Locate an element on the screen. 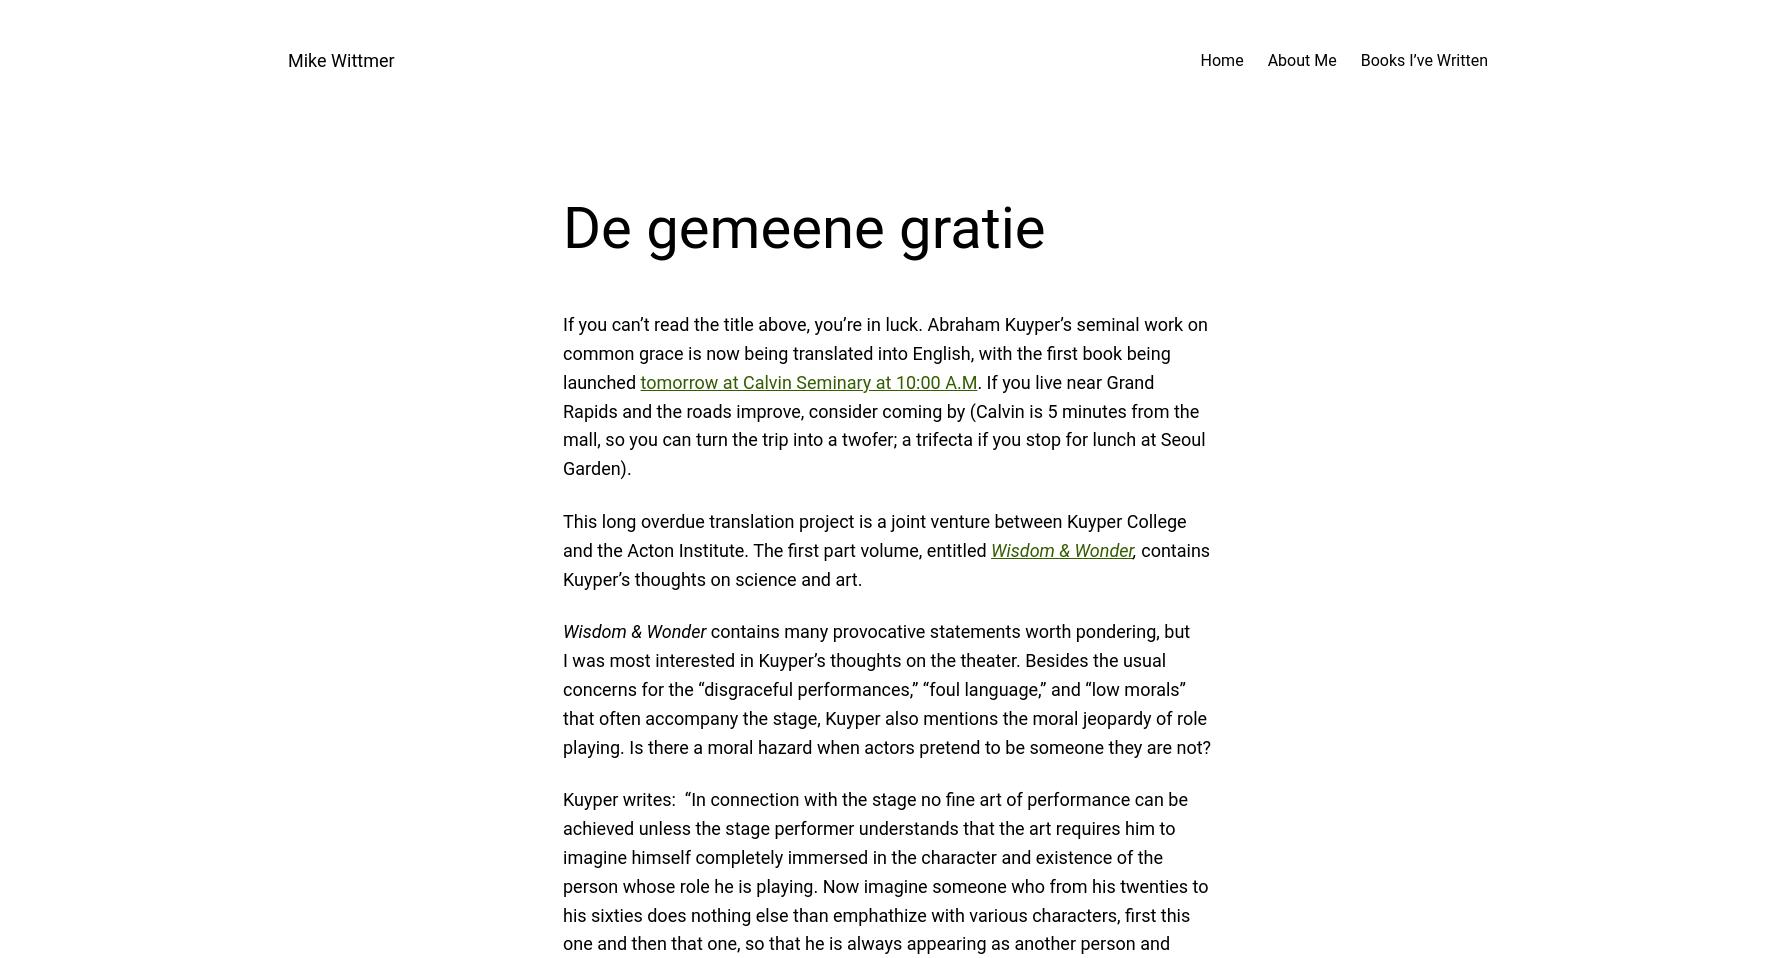  'De gemeene gratie' is located at coordinates (562, 226).